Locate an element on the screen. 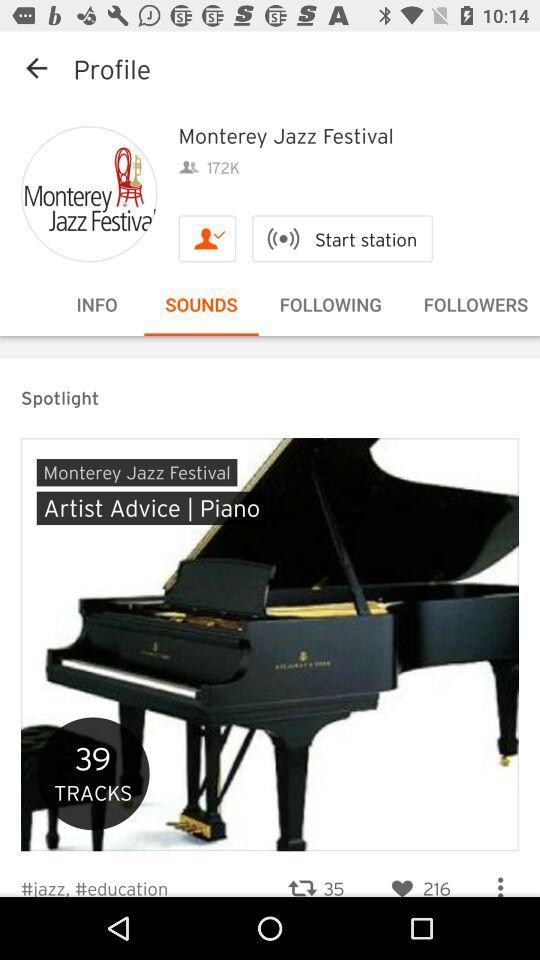 This screenshot has height=960, width=540. the first button on the image of the web page is located at coordinates (135, 472).